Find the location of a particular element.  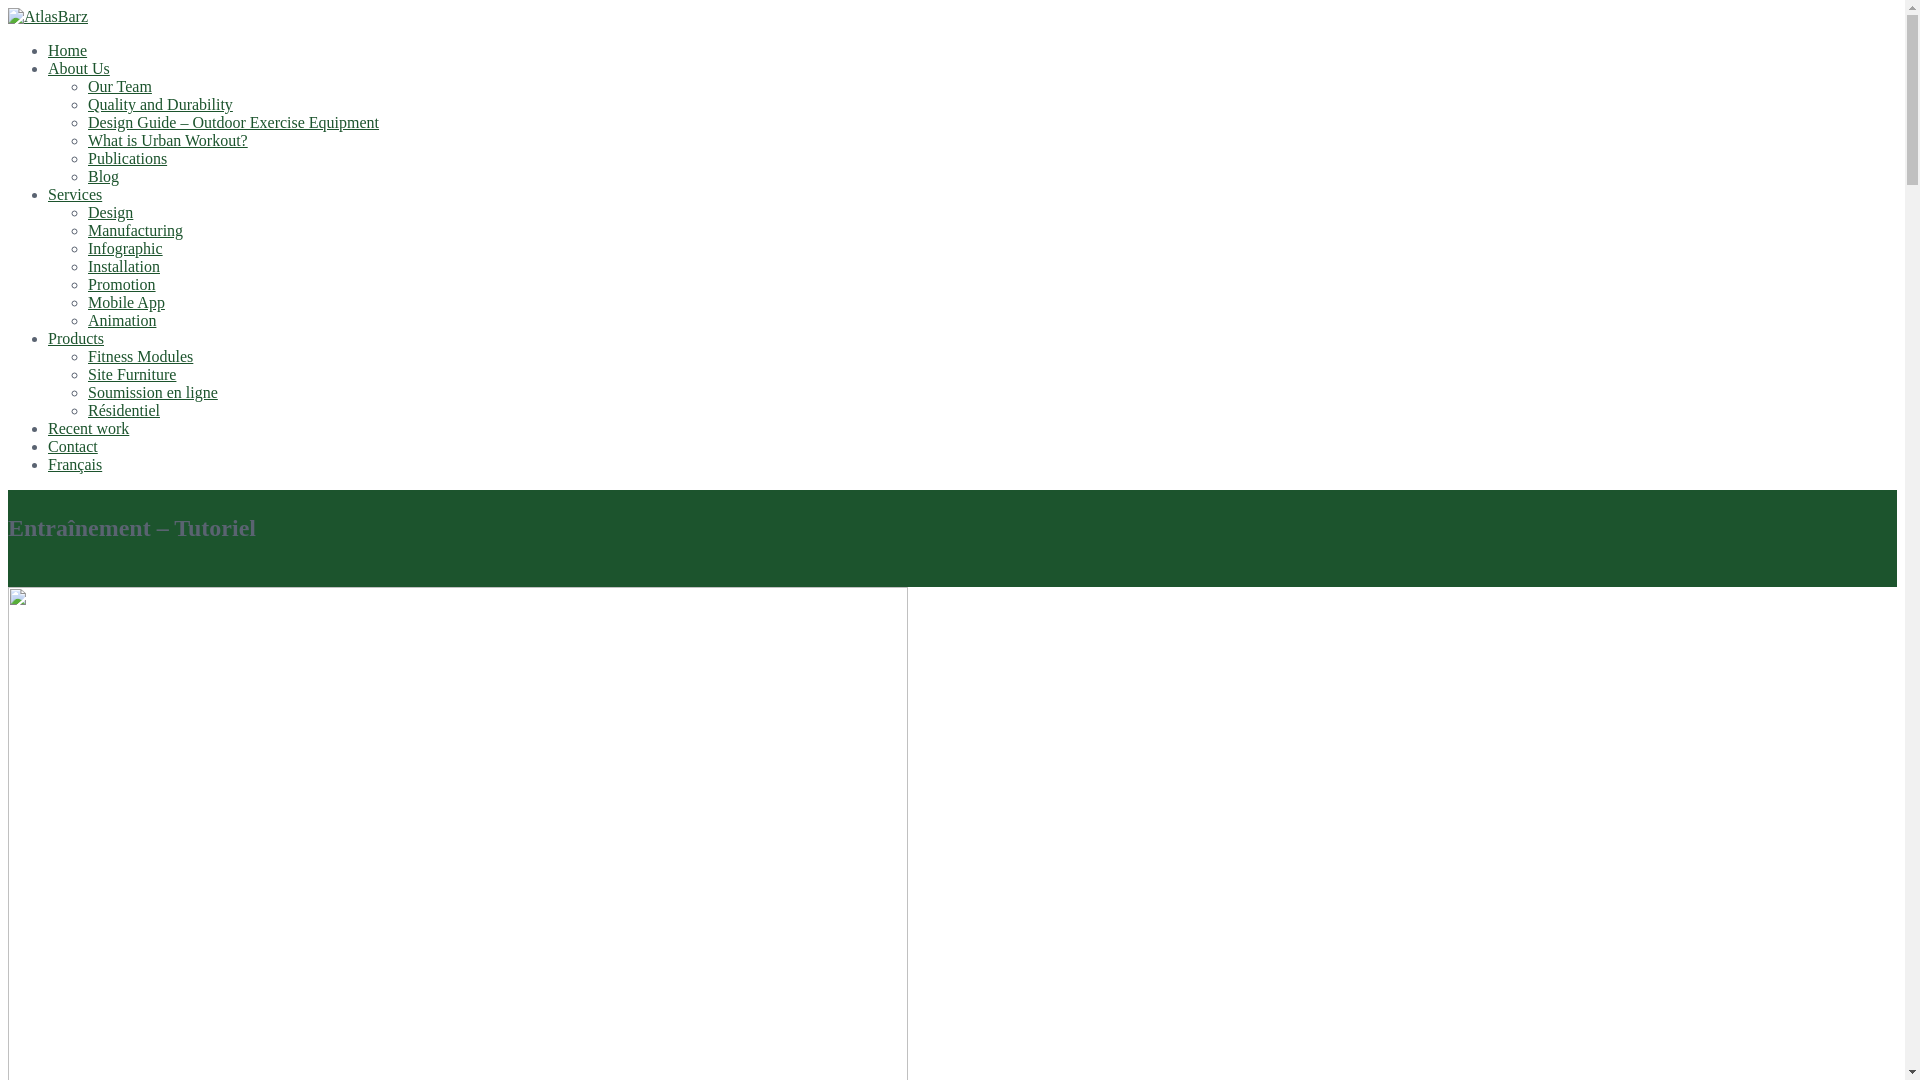

'Design' is located at coordinates (109, 212).